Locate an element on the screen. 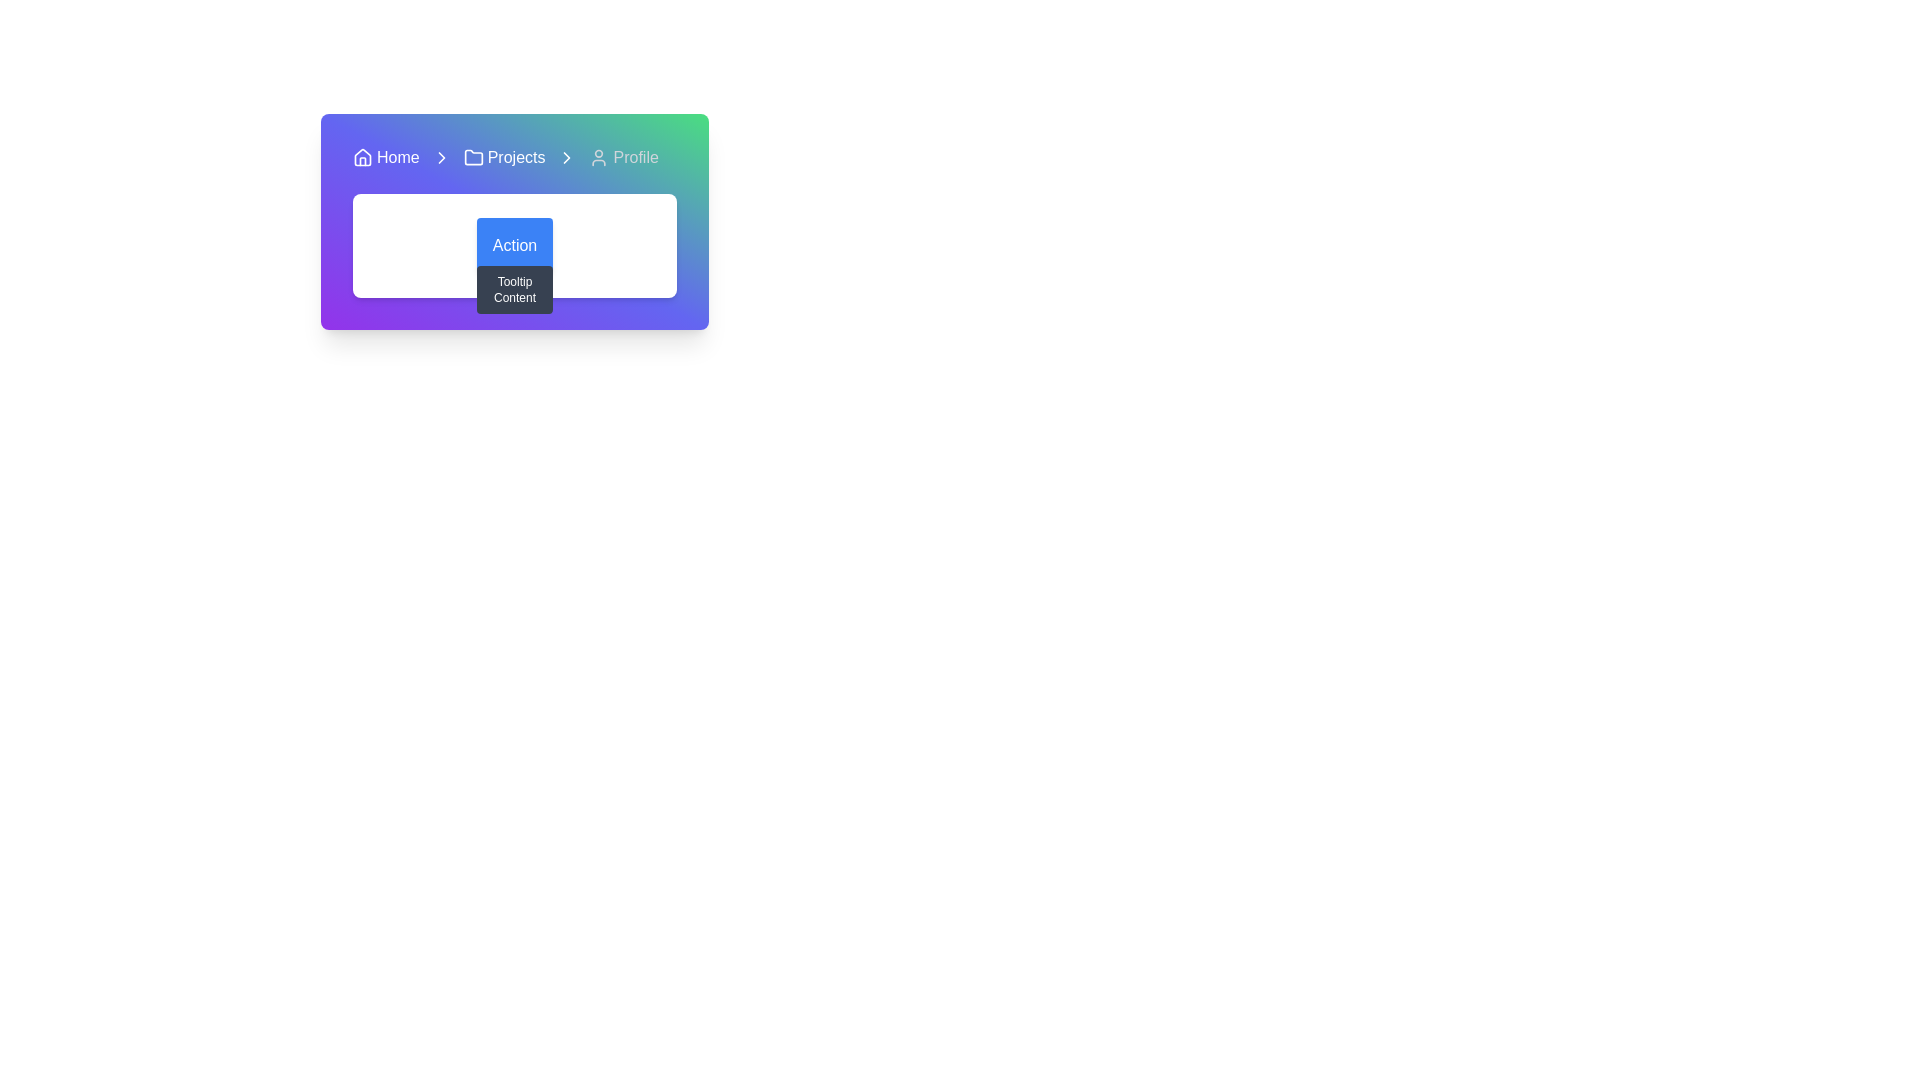 The image size is (1920, 1080). the 'Projects' icon located in the navigation bar is located at coordinates (472, 156).